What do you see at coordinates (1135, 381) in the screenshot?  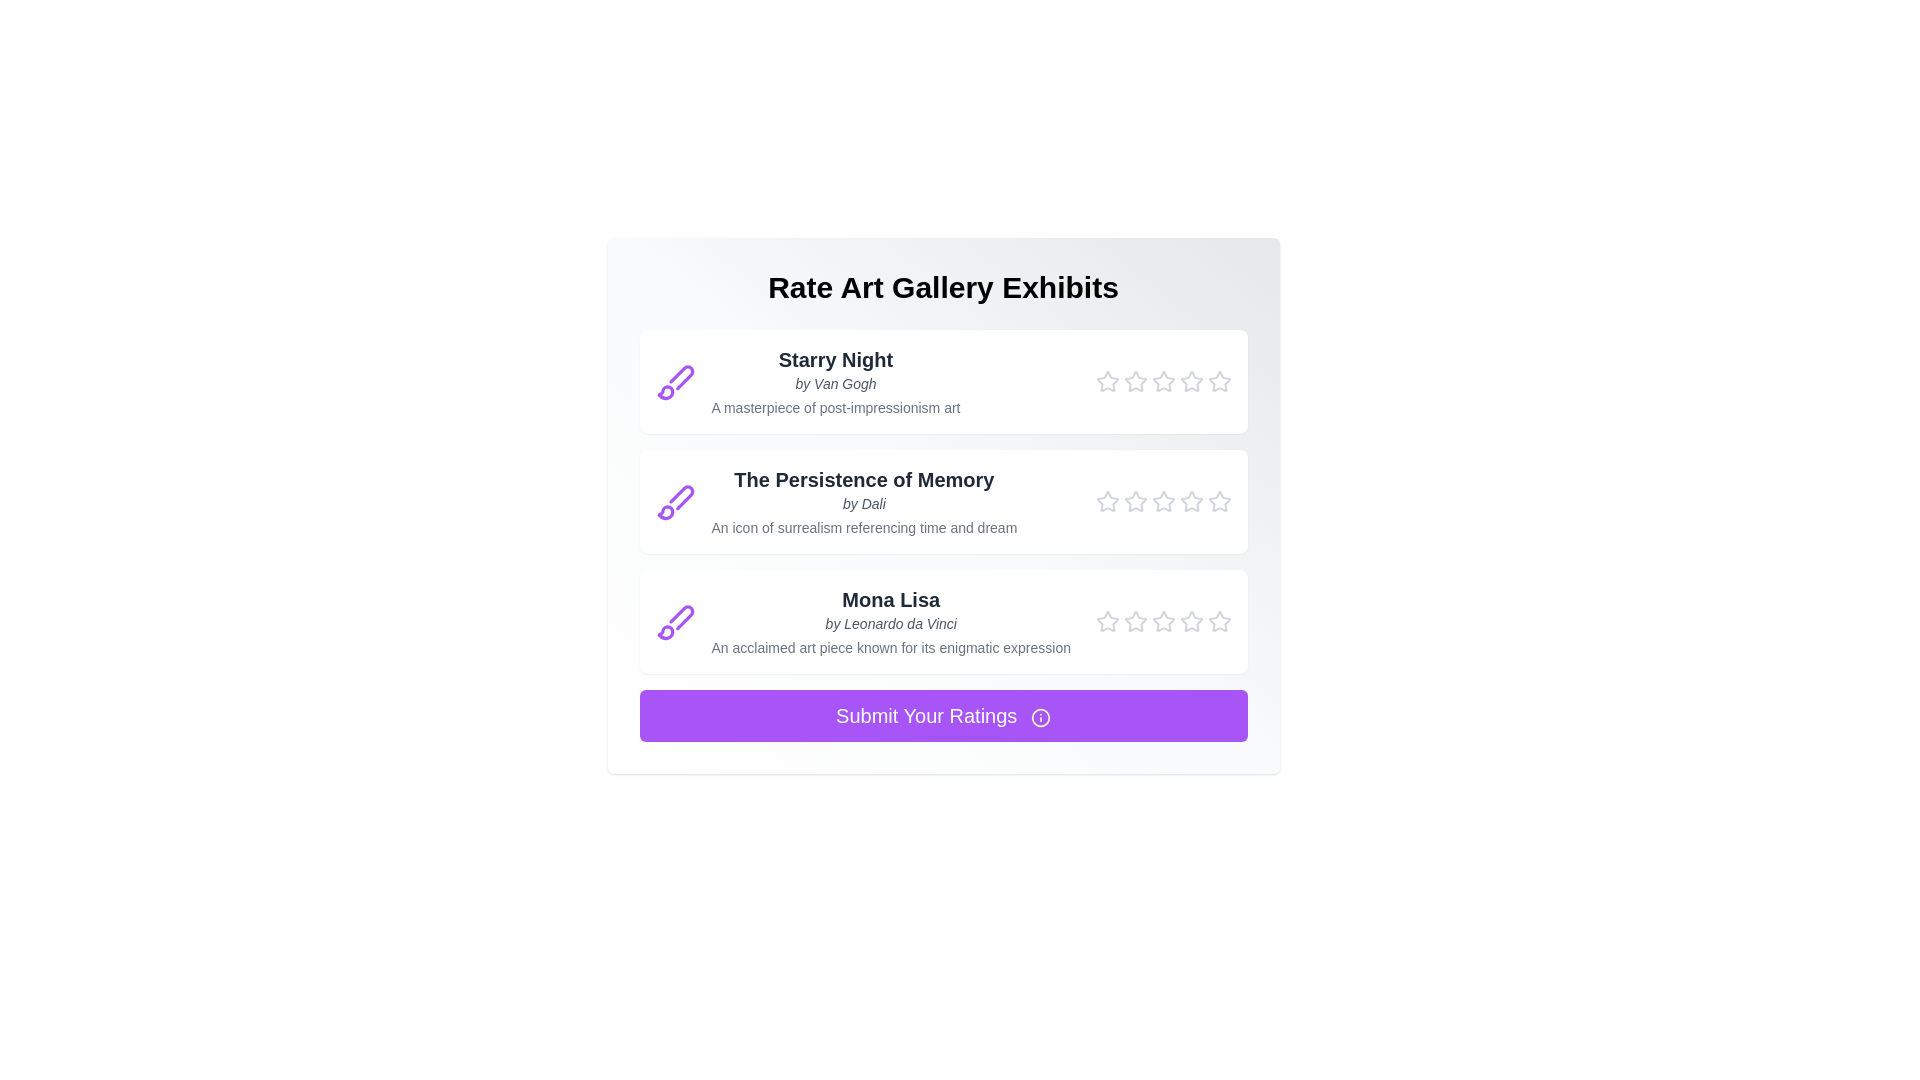 I see `the star corresponding to 2 for the painting titled Starry Night to set its rating` at bounding box center [1135, 381].